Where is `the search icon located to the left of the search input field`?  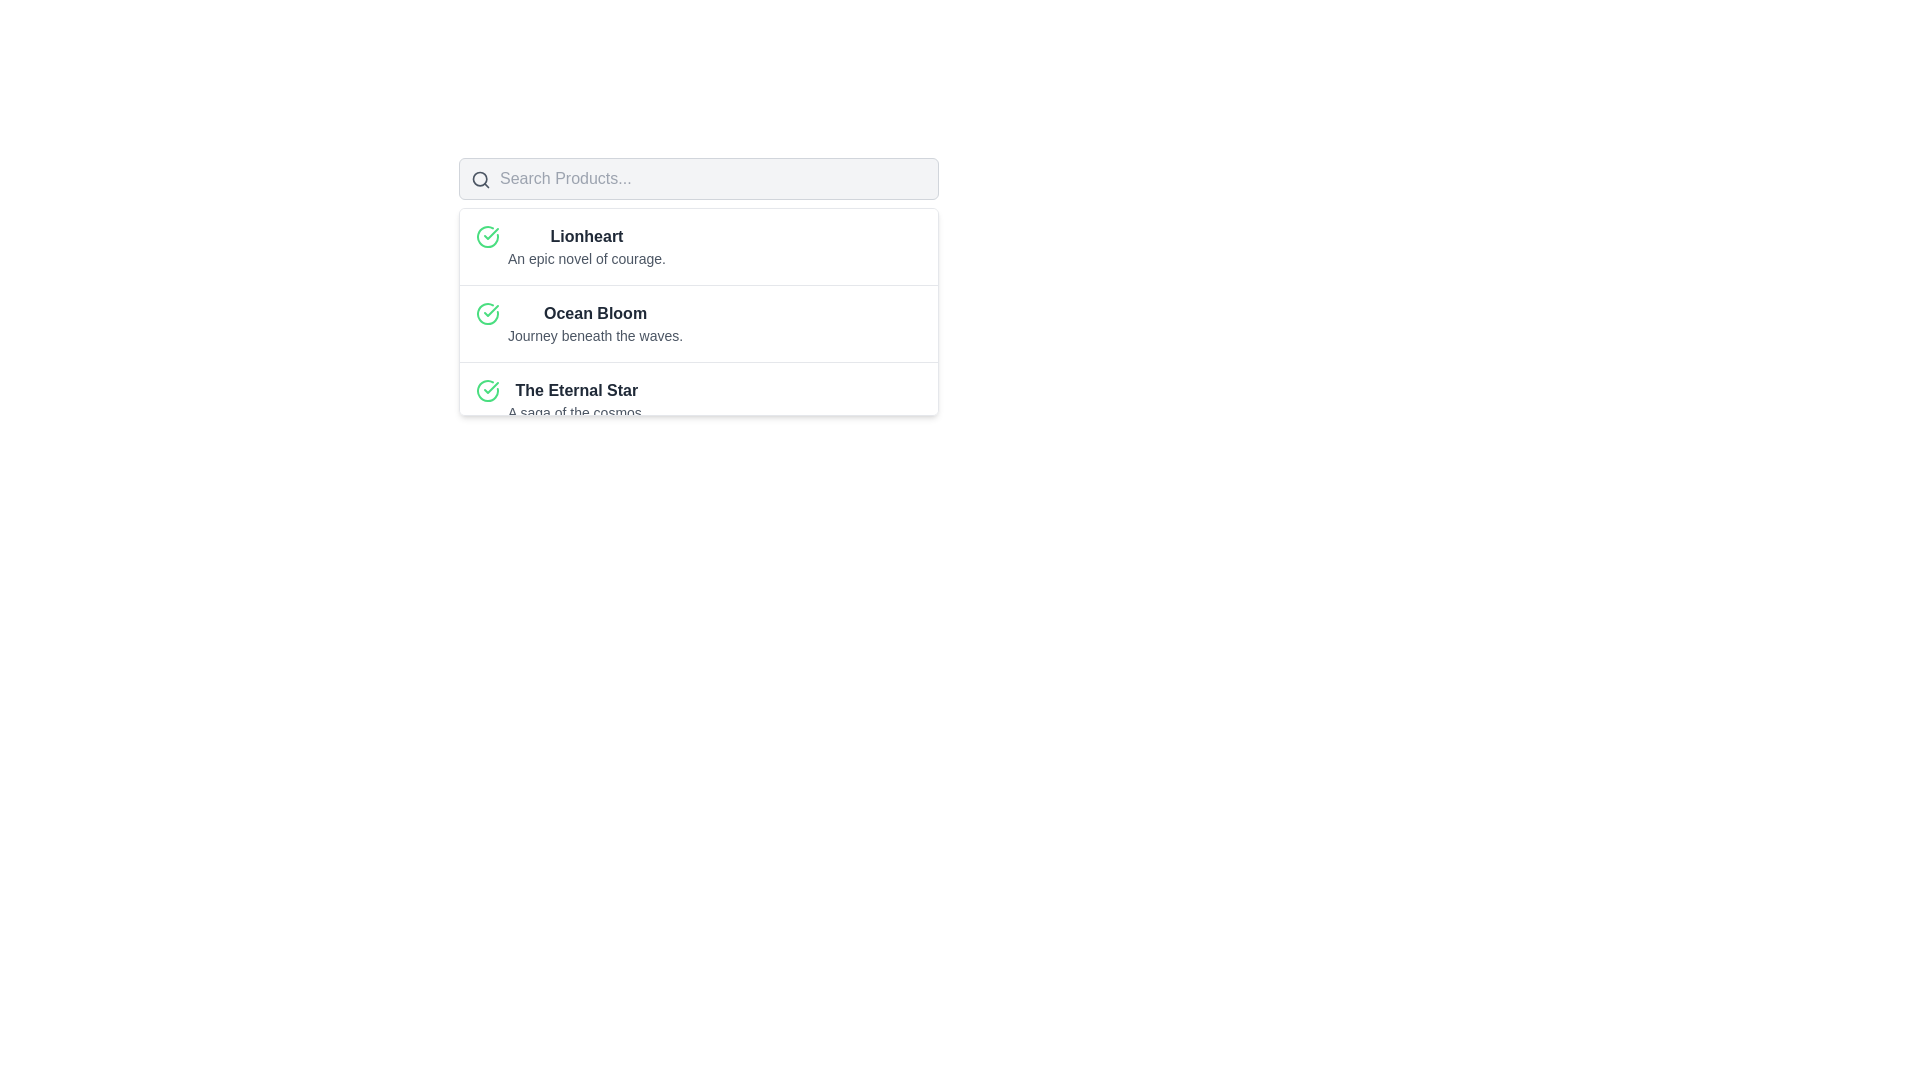 the search icon located to the left of the search input field is located at coordinates (480, 180).